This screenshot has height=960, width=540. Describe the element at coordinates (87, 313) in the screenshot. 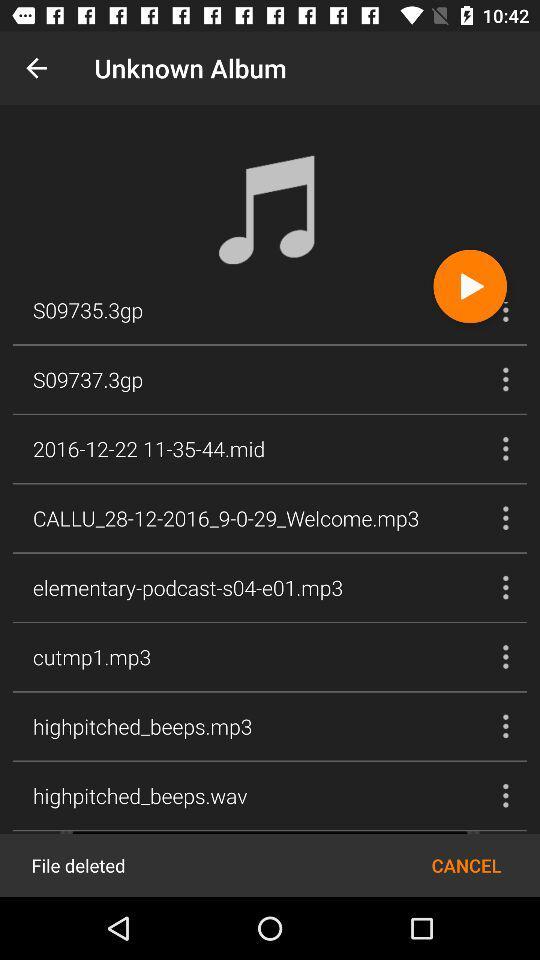

I see `s09735.3gp item` at that location.